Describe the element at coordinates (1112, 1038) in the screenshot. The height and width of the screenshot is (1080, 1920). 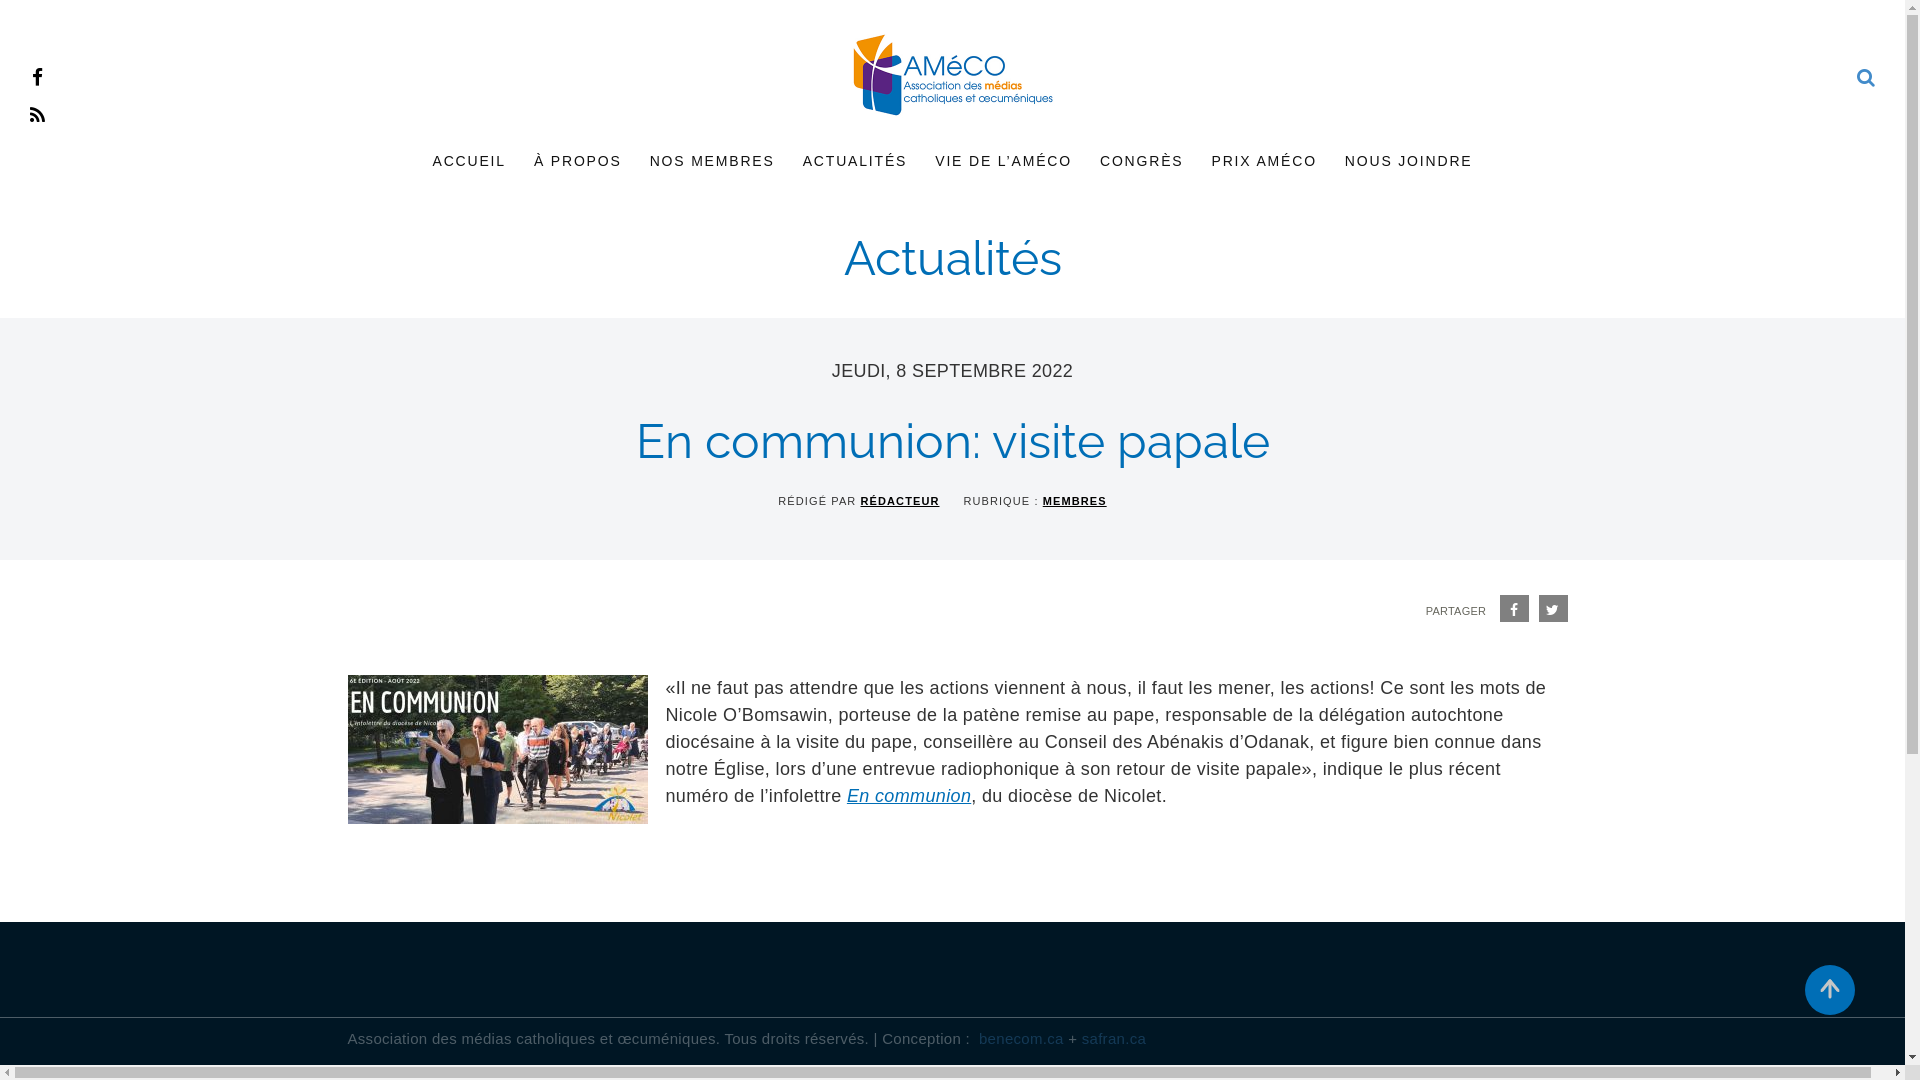
I see `'safran.ca'` at that location.